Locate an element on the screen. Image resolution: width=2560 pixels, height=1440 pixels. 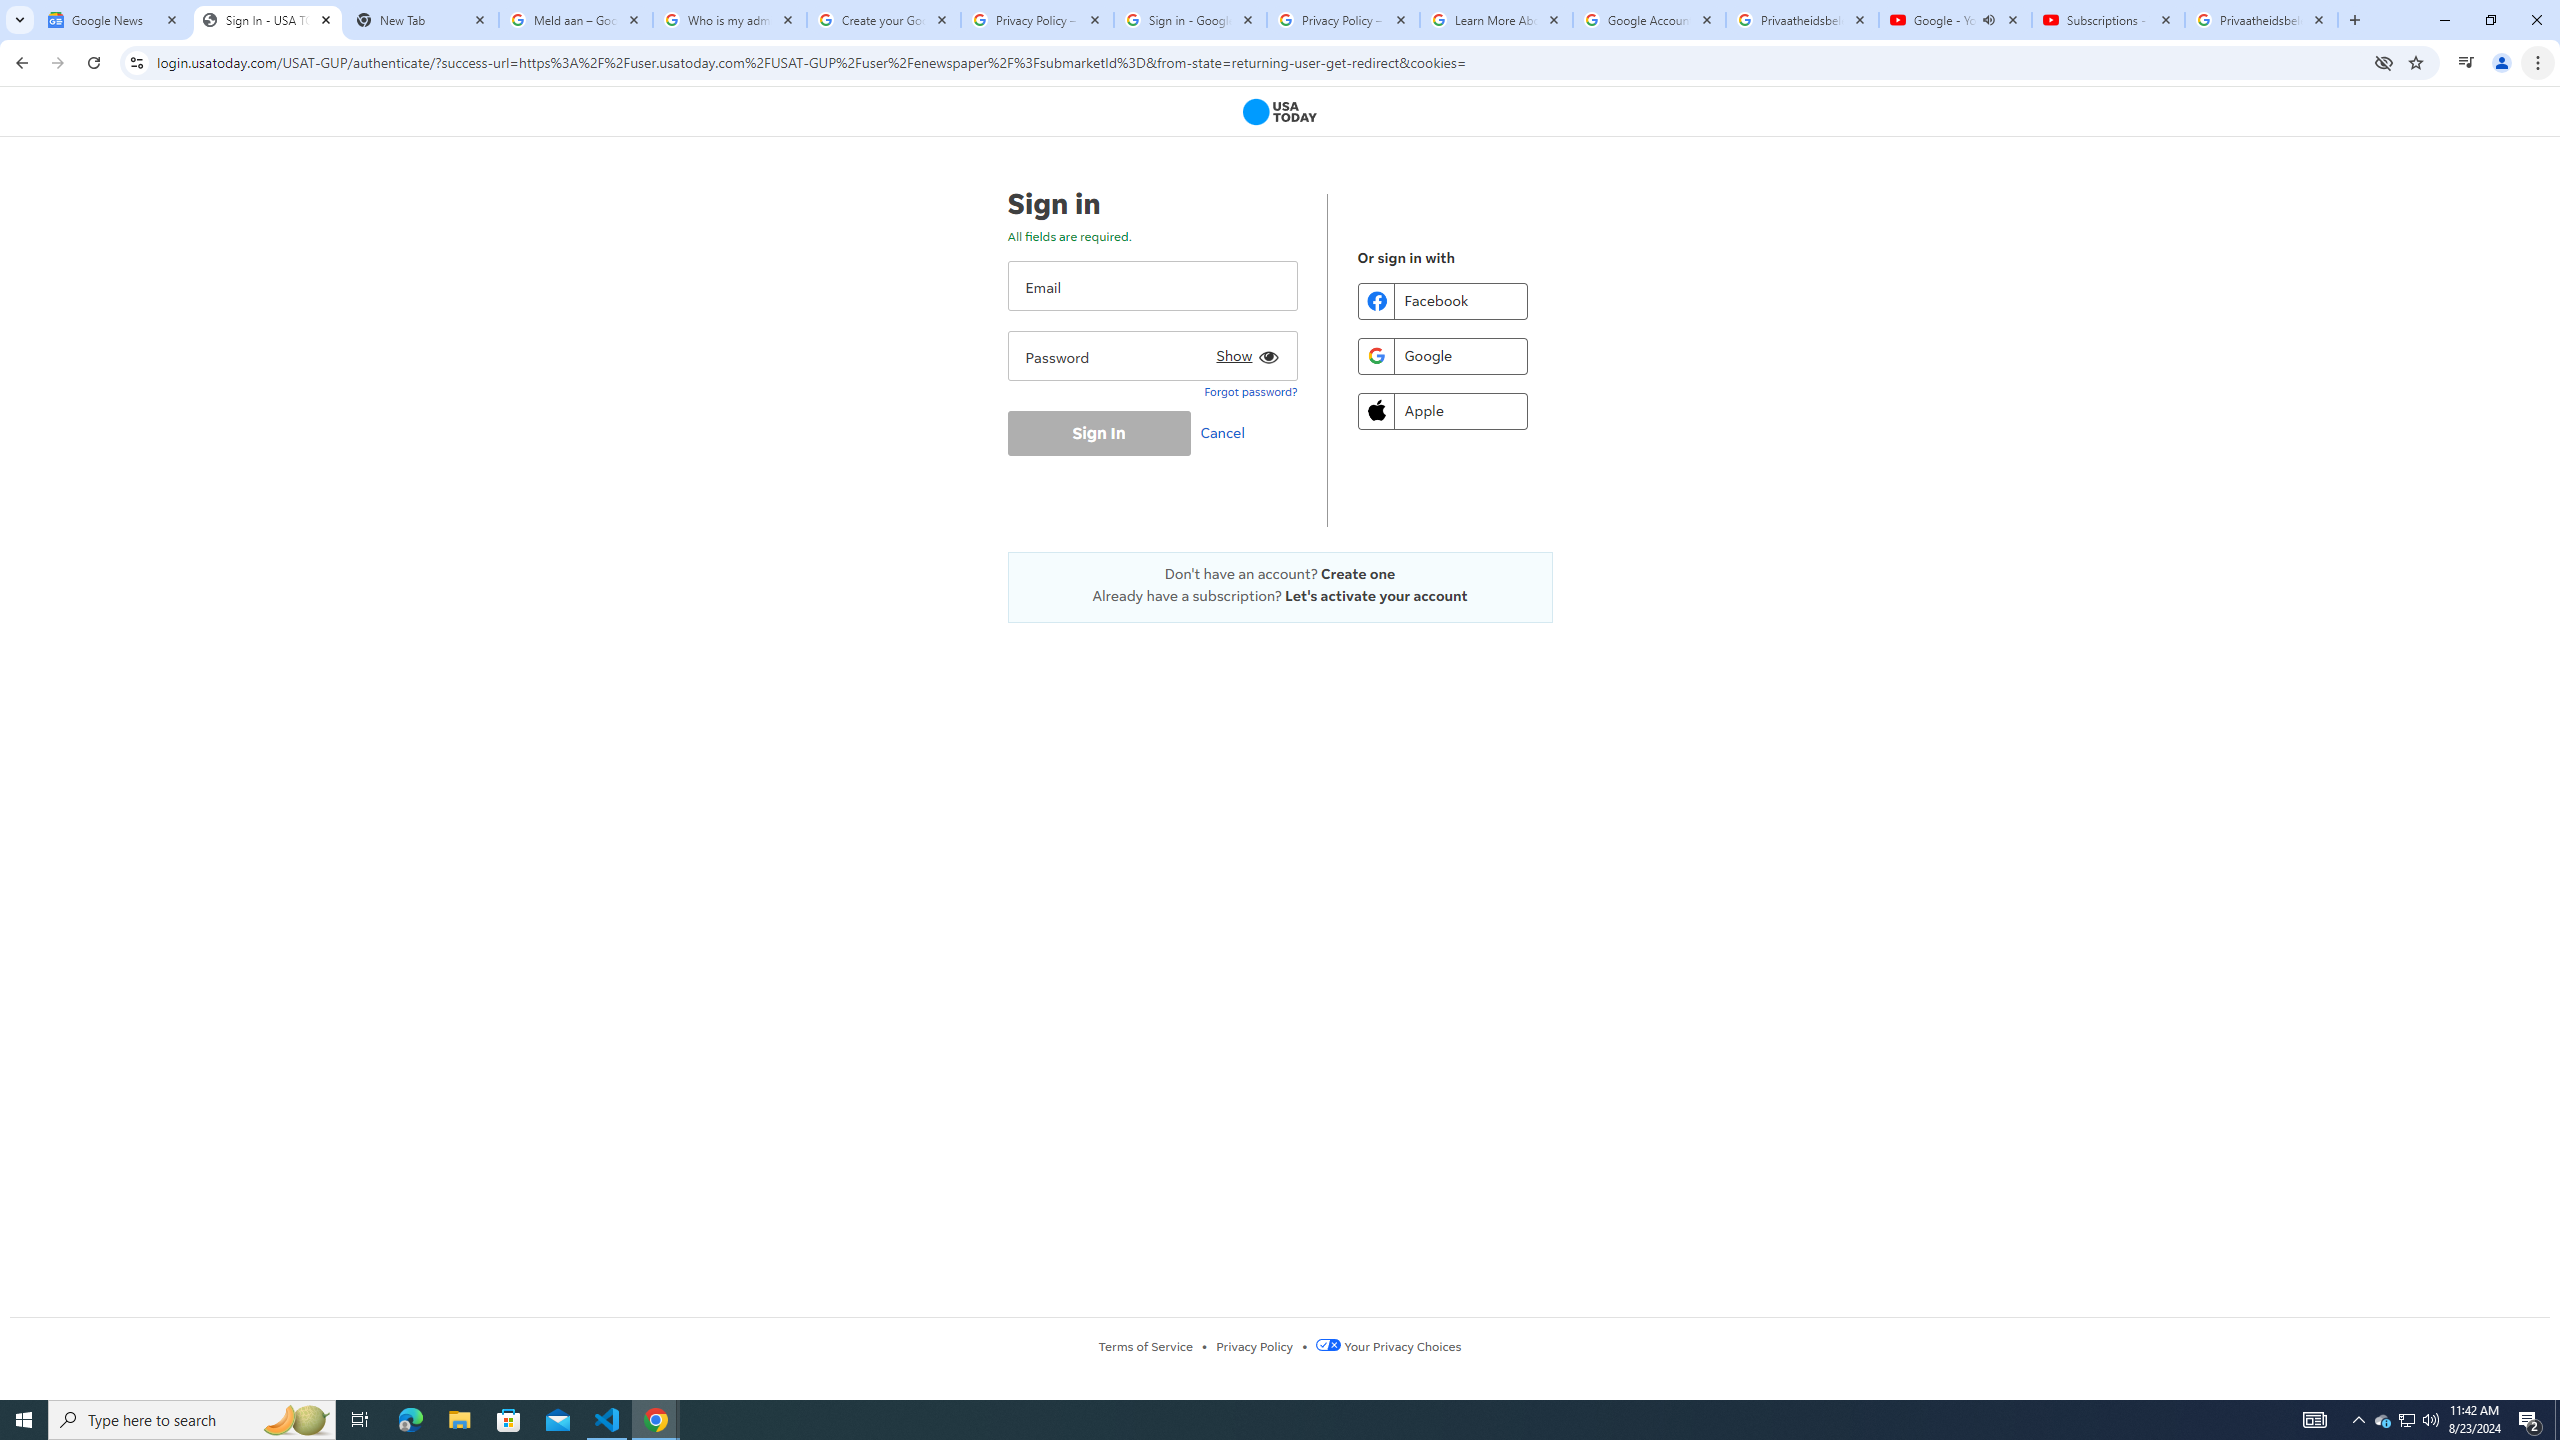
'Sign in - Google Accounts' is located at coordinates (1190, 19).